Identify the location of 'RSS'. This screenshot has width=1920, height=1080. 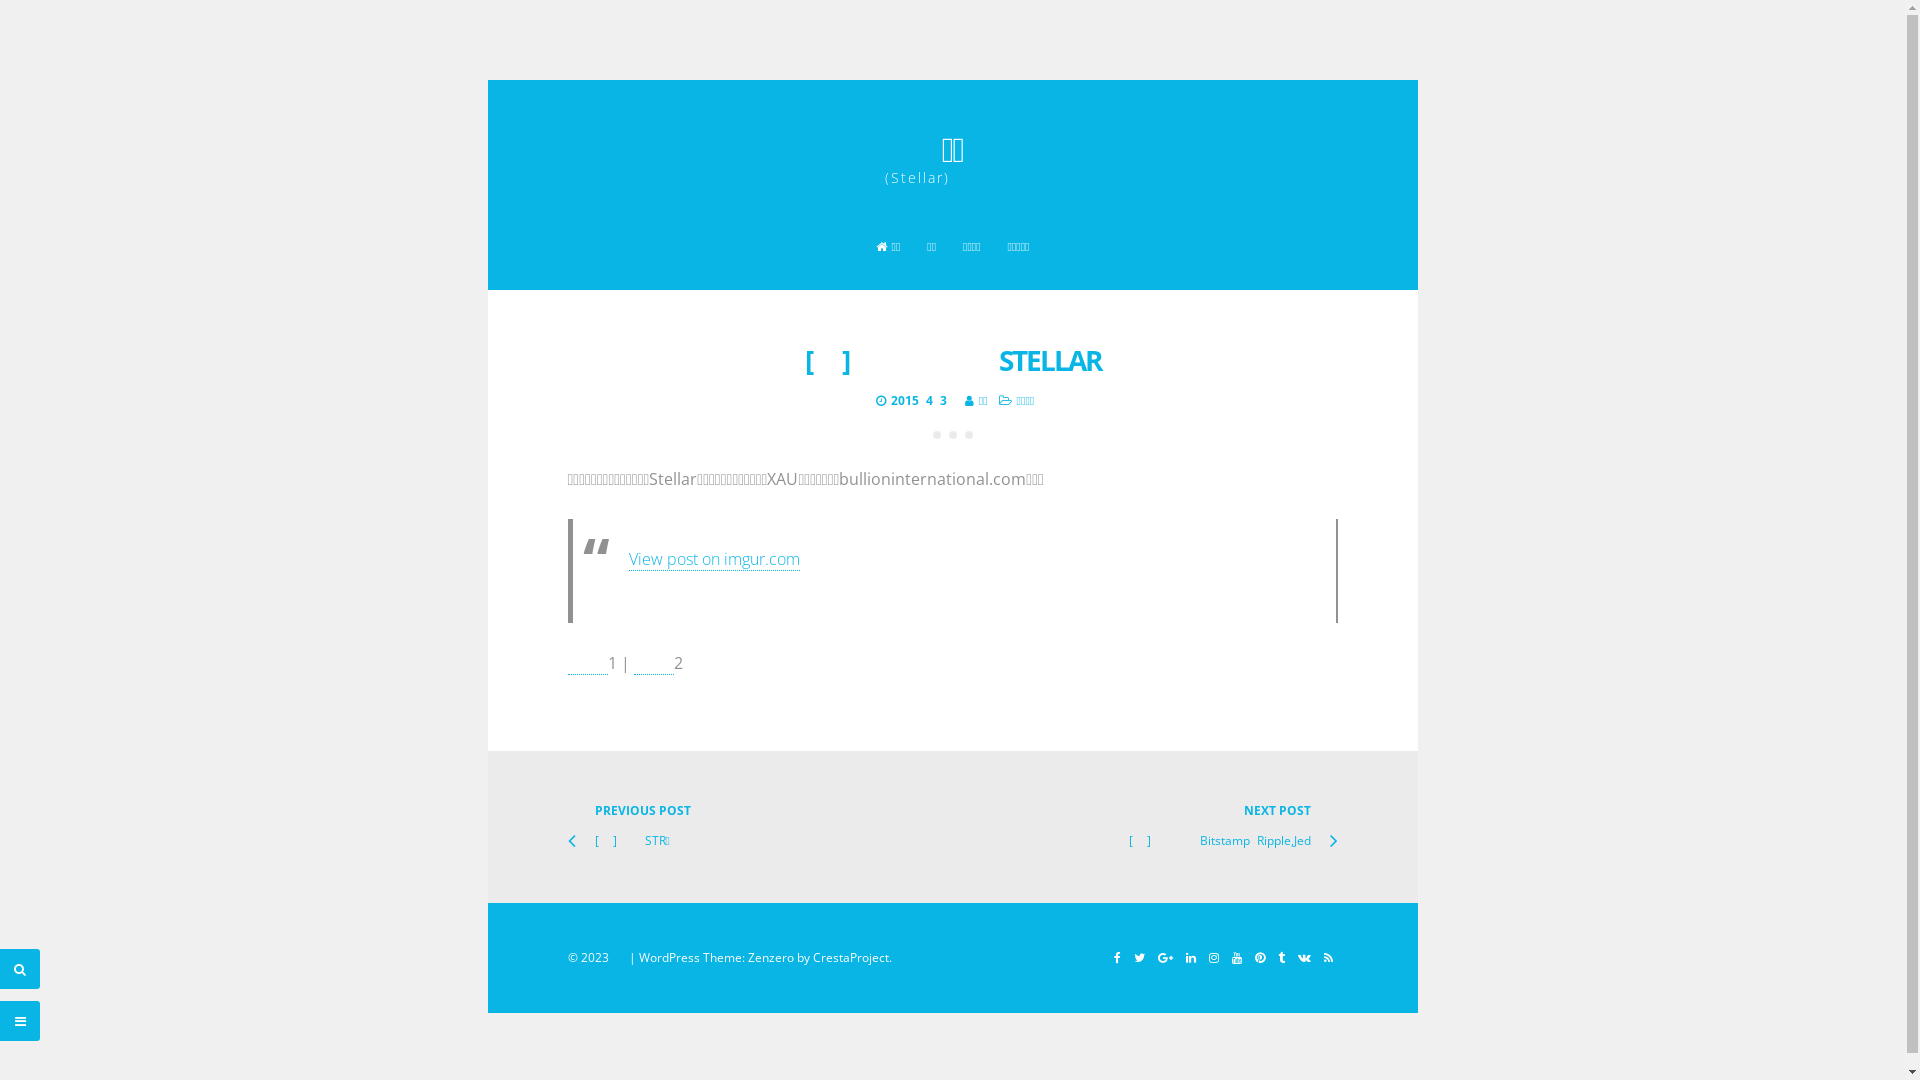
(1327, 956).